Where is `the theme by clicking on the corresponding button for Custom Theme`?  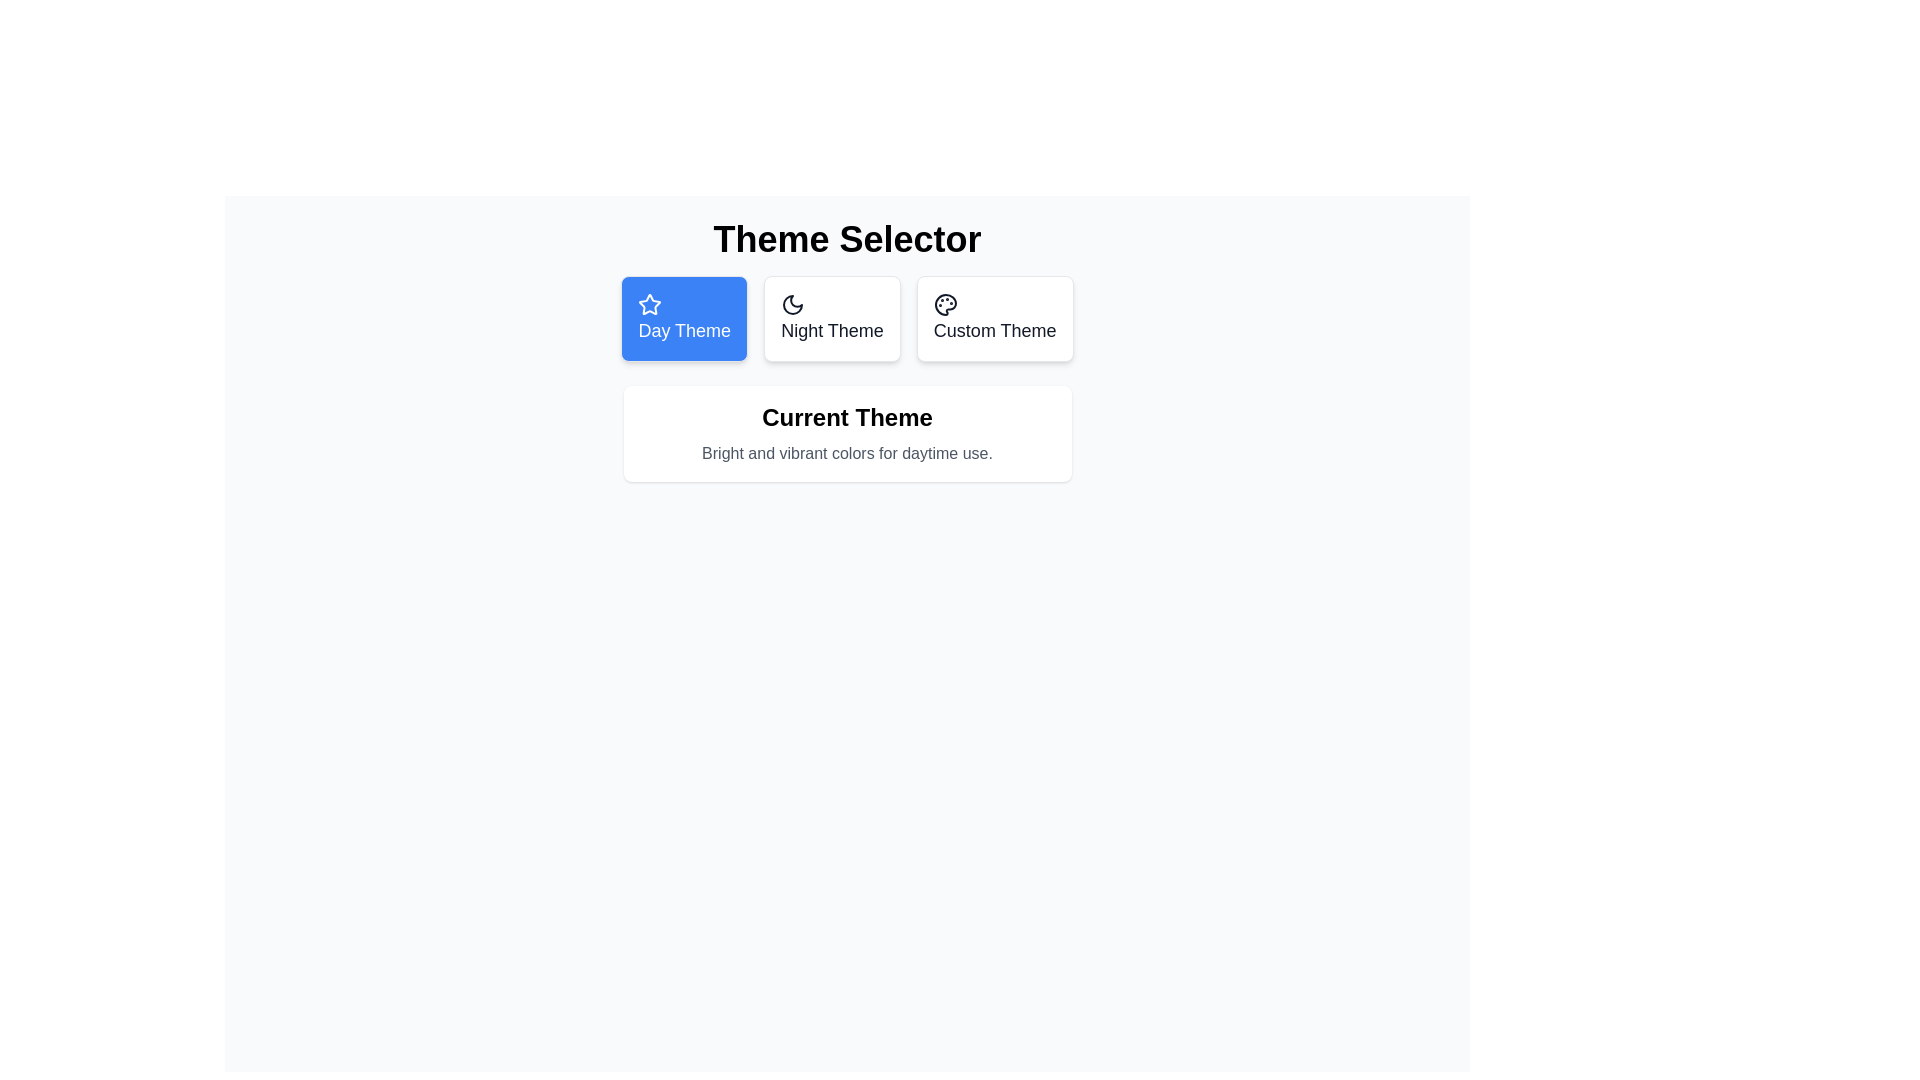
the theme by clicking on the corresponding button for Custom Theme is located at coordinates (995, 318).